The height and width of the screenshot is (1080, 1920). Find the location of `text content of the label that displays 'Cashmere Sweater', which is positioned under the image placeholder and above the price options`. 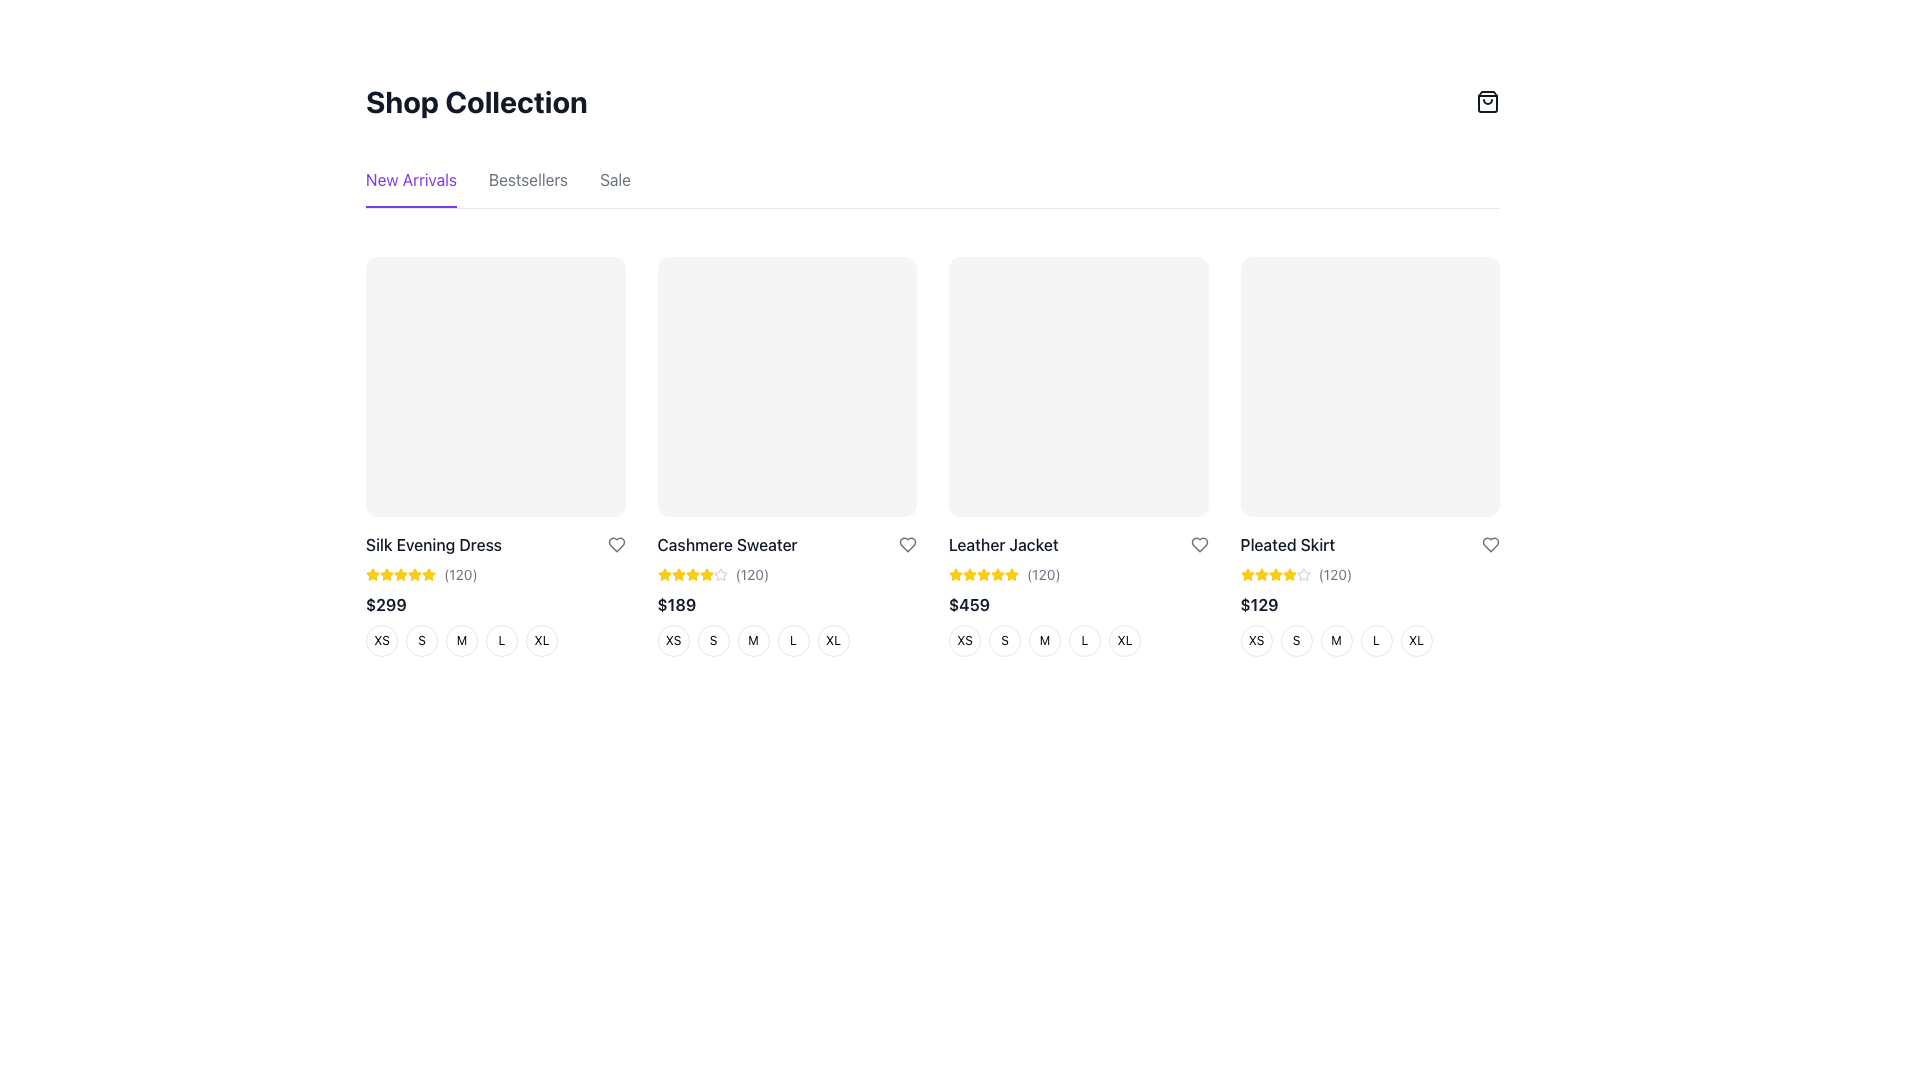

text content of the label that displays 'Cashmere Sweater', which is positioned under the image placeholder and above the price options is located at coordinates (726, 544).